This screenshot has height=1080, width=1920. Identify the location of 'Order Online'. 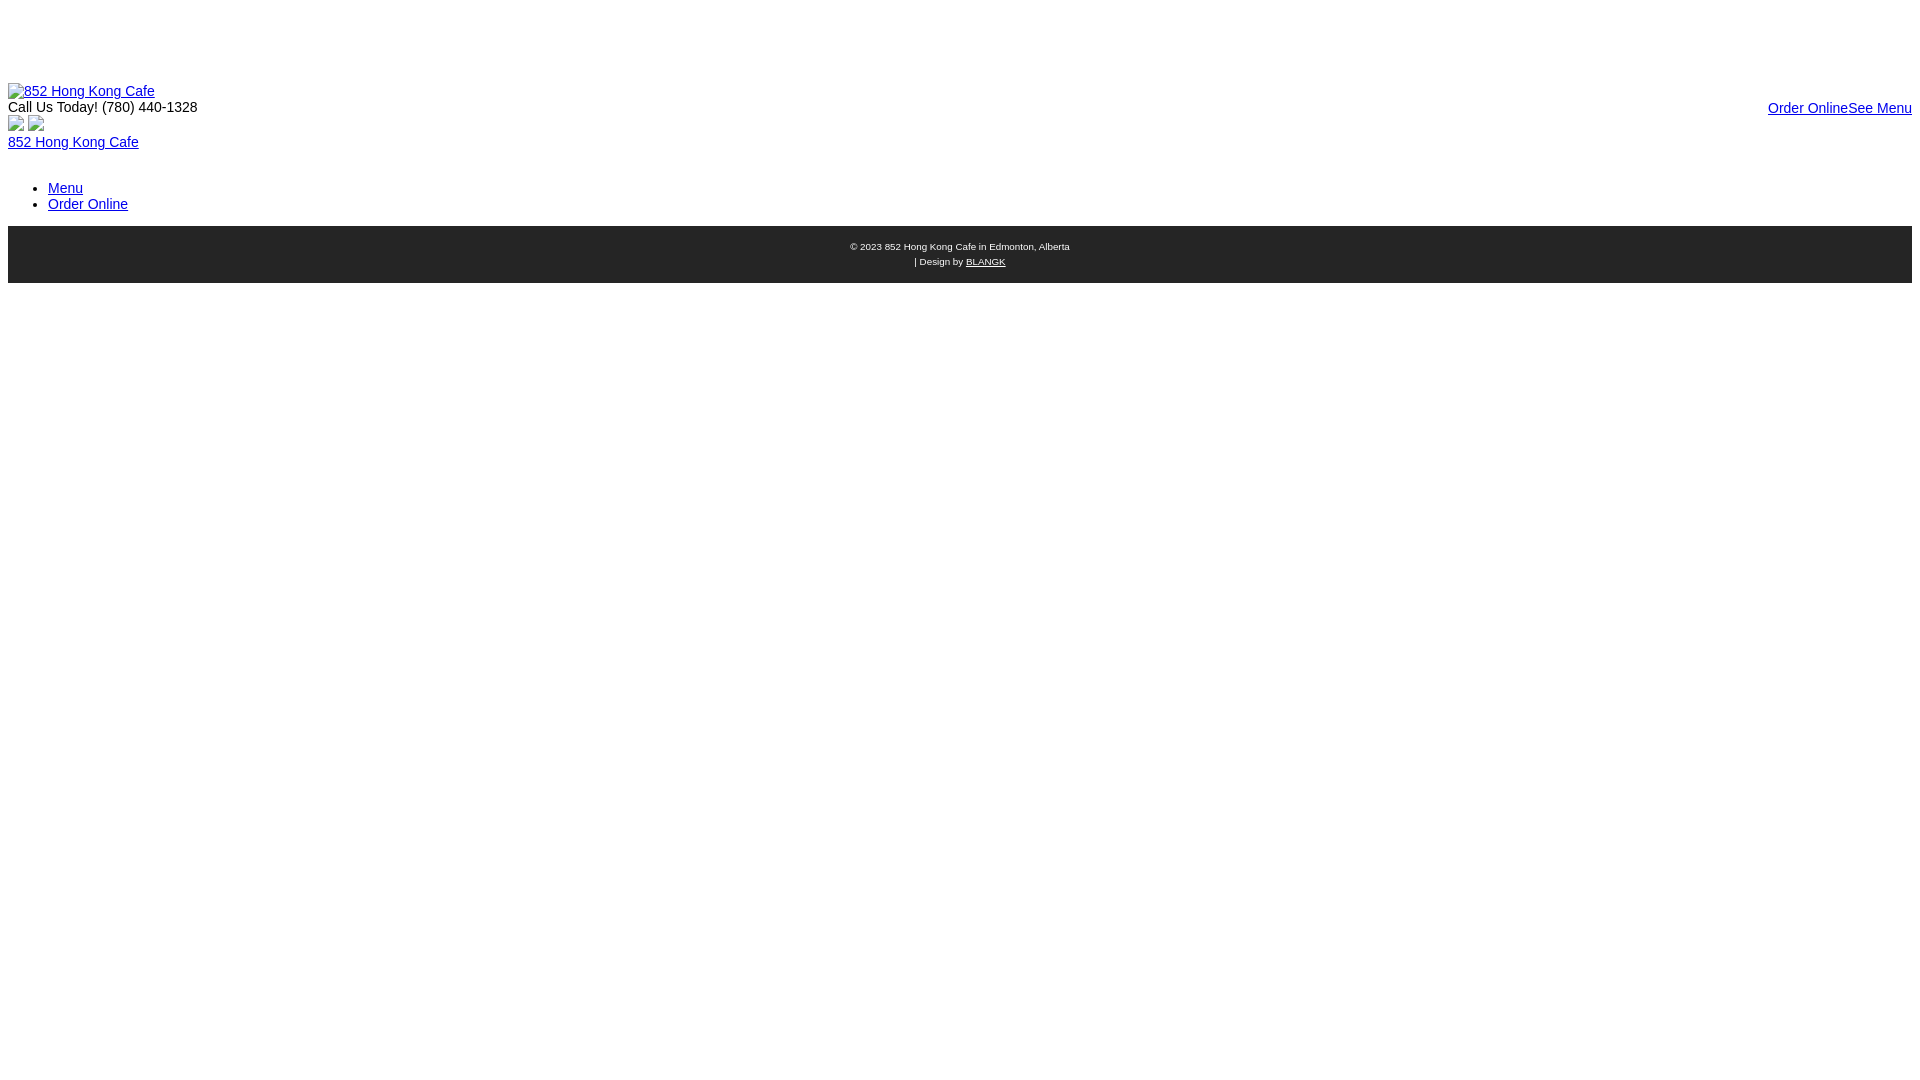
(86, 204).